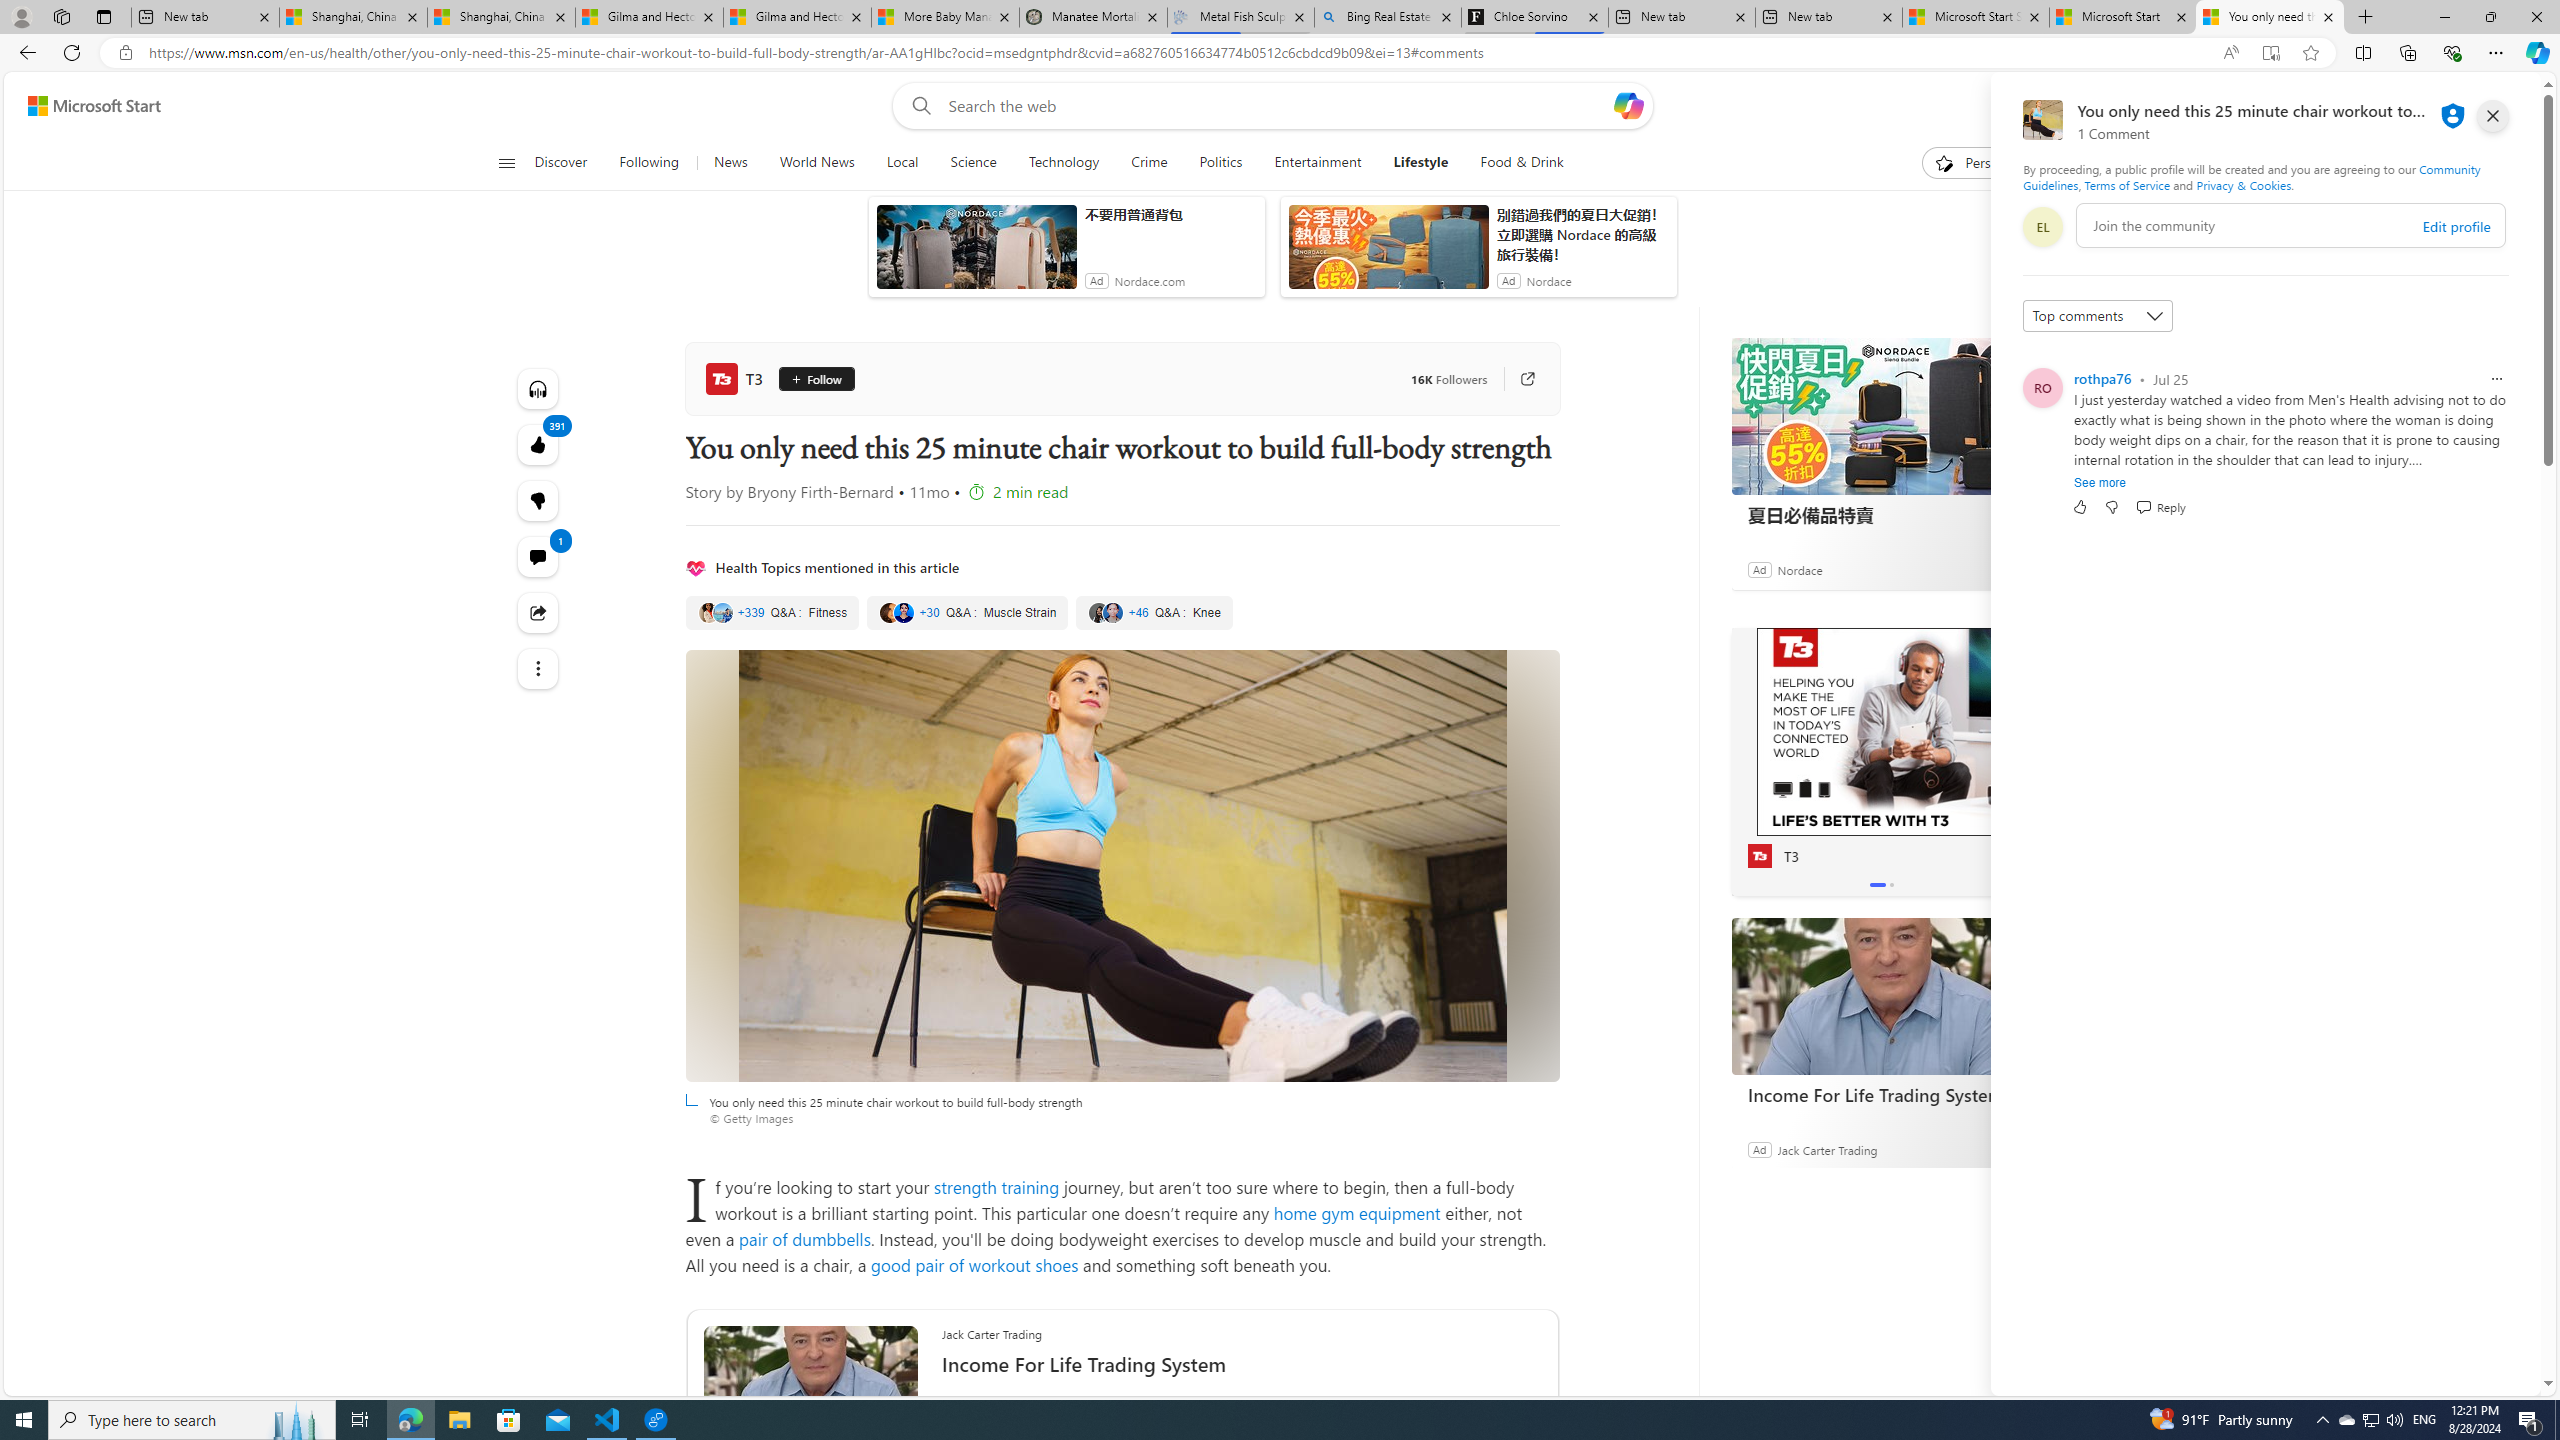  What do you see at coordinates (1520, 162) in the screenshot?
I see `'Food & Drink'` at bounding box center [1520, 162].